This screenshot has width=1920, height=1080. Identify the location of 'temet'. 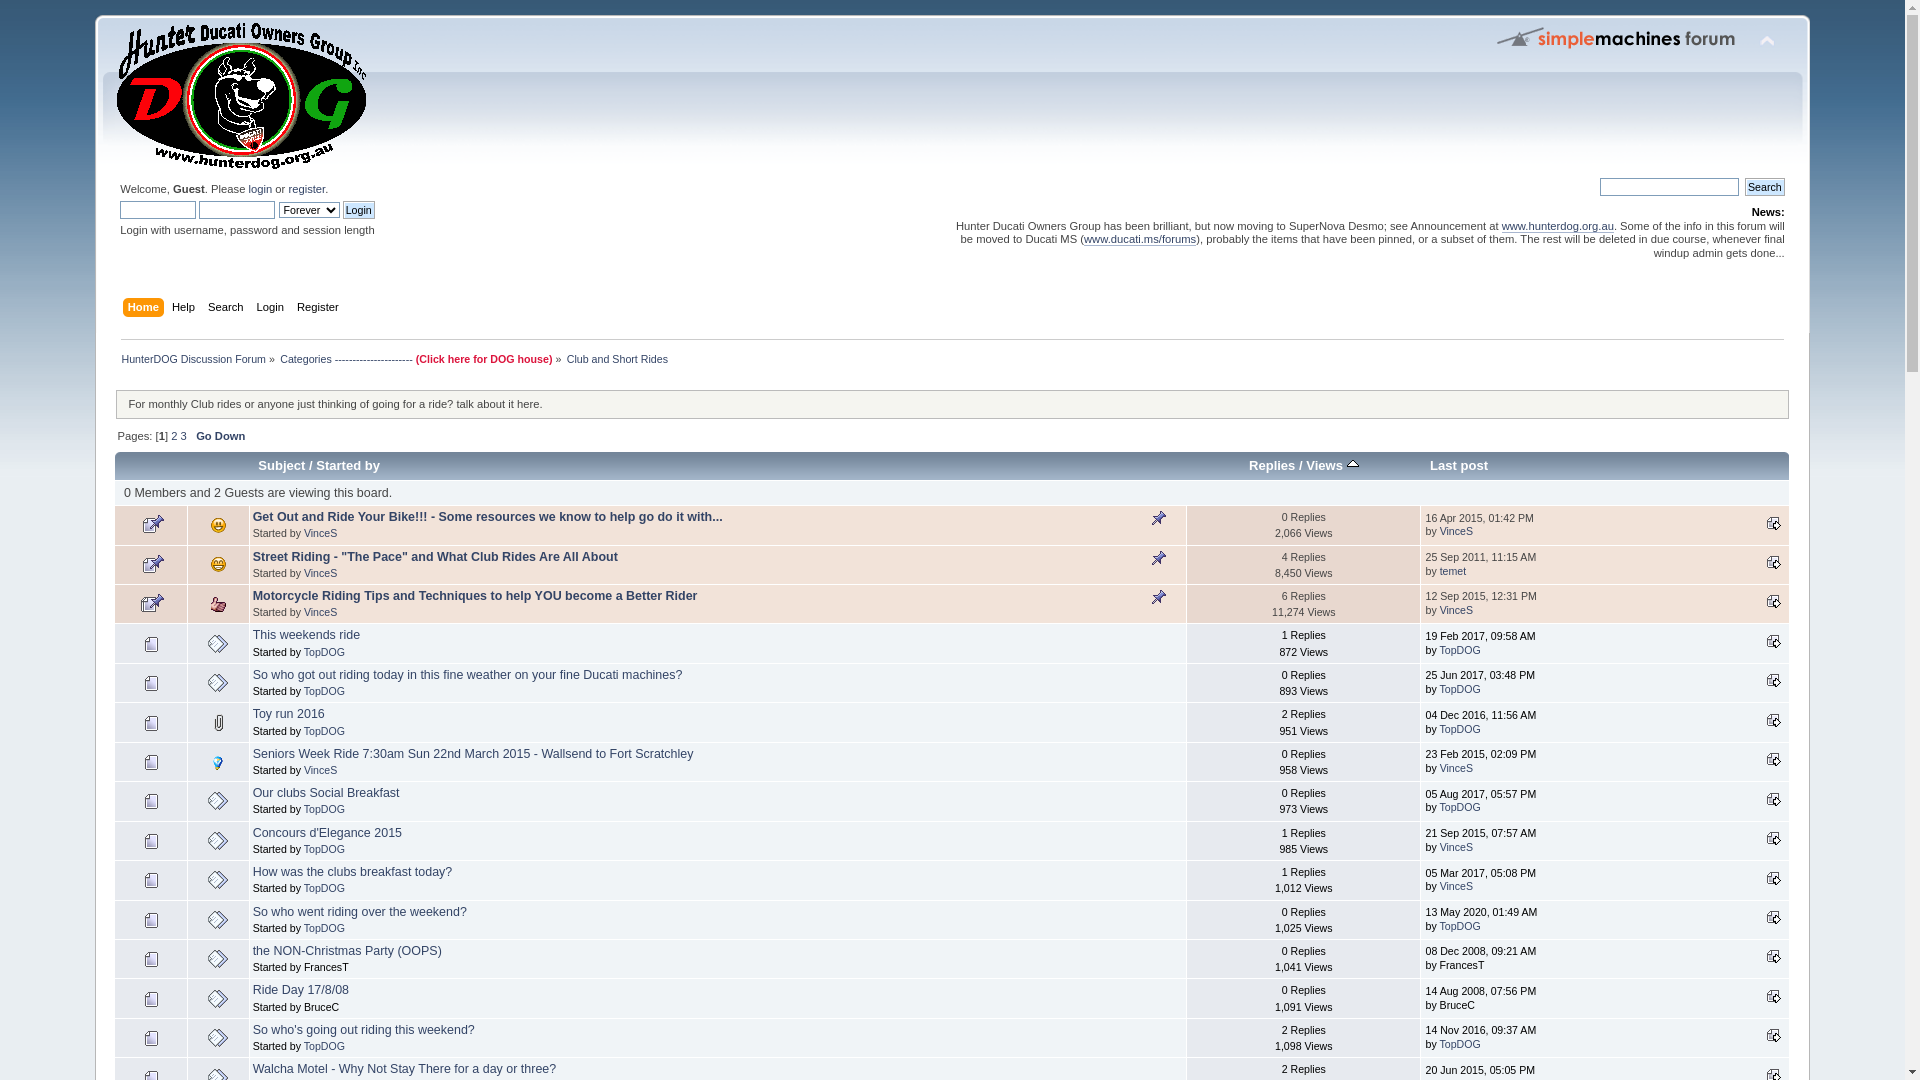
(1453, 570).